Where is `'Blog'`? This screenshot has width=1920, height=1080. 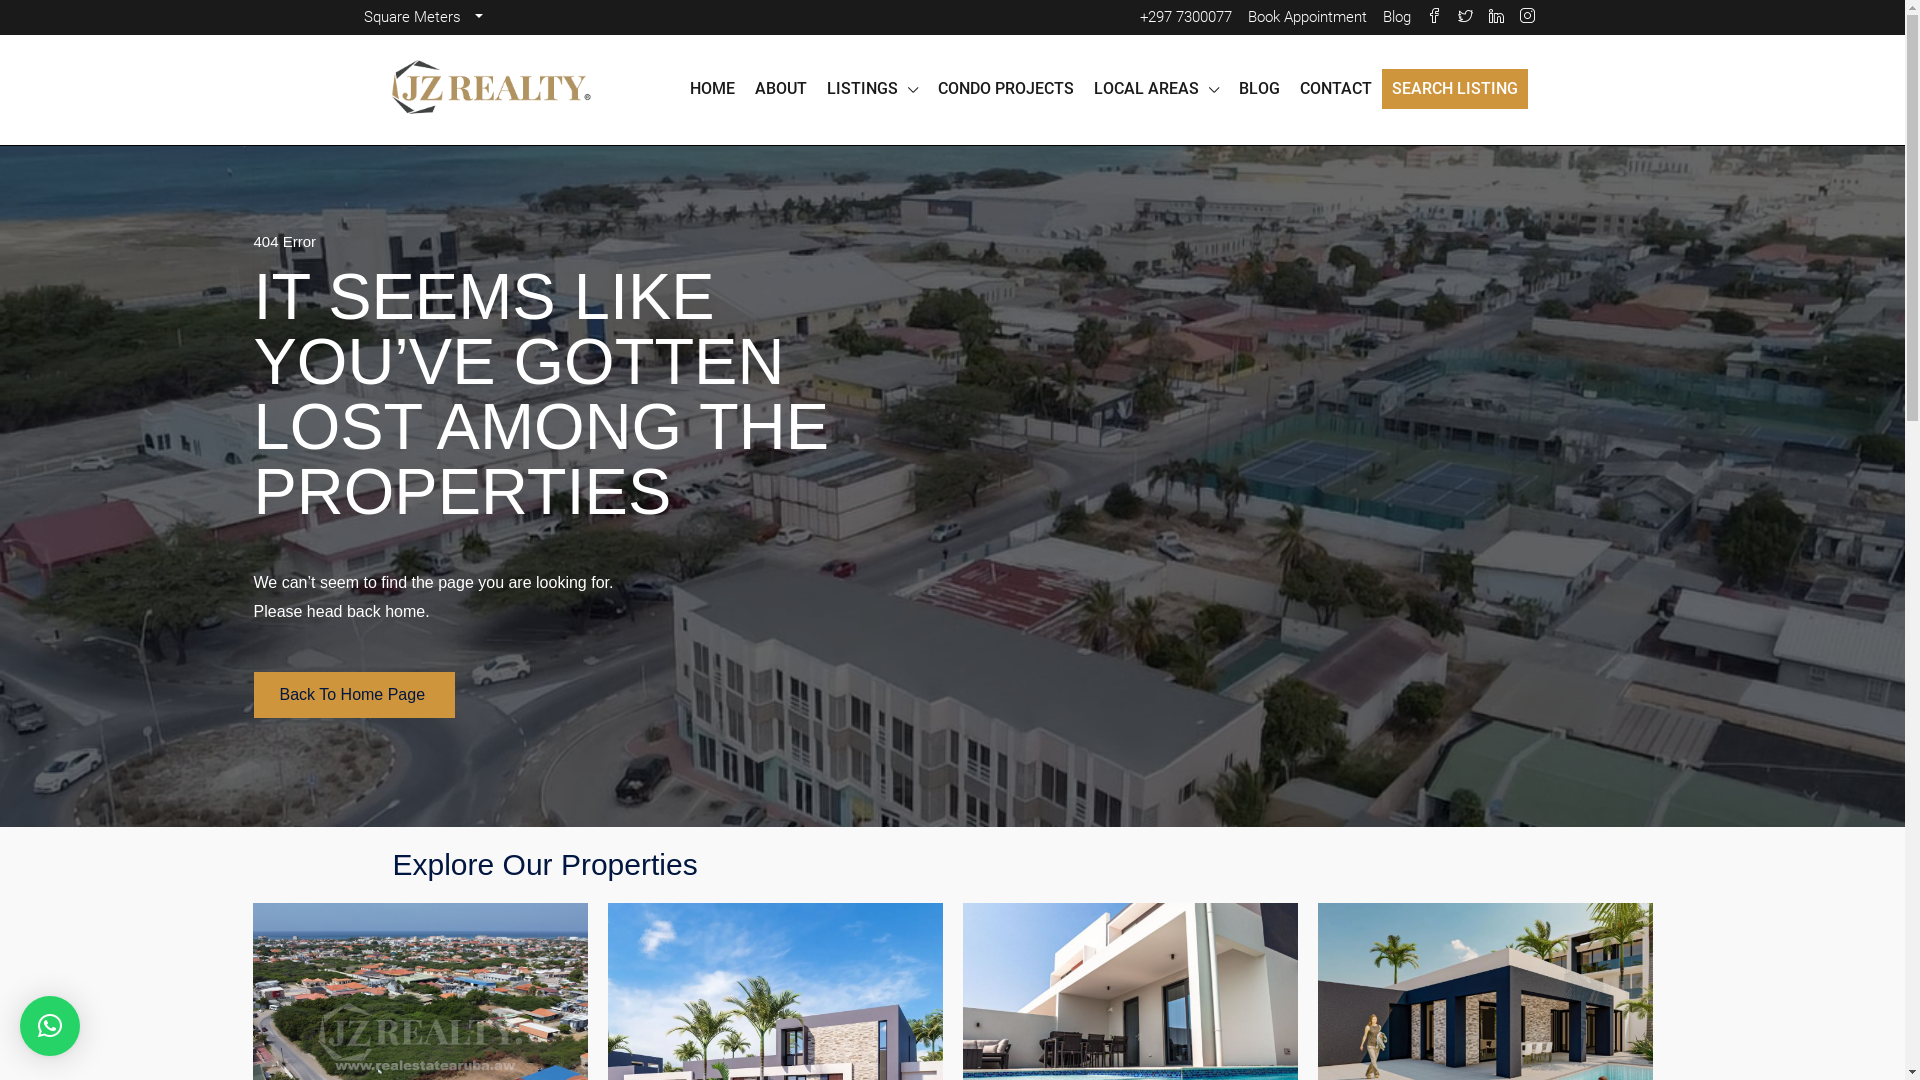 'Blog' is located at coordinates (1395, 17).